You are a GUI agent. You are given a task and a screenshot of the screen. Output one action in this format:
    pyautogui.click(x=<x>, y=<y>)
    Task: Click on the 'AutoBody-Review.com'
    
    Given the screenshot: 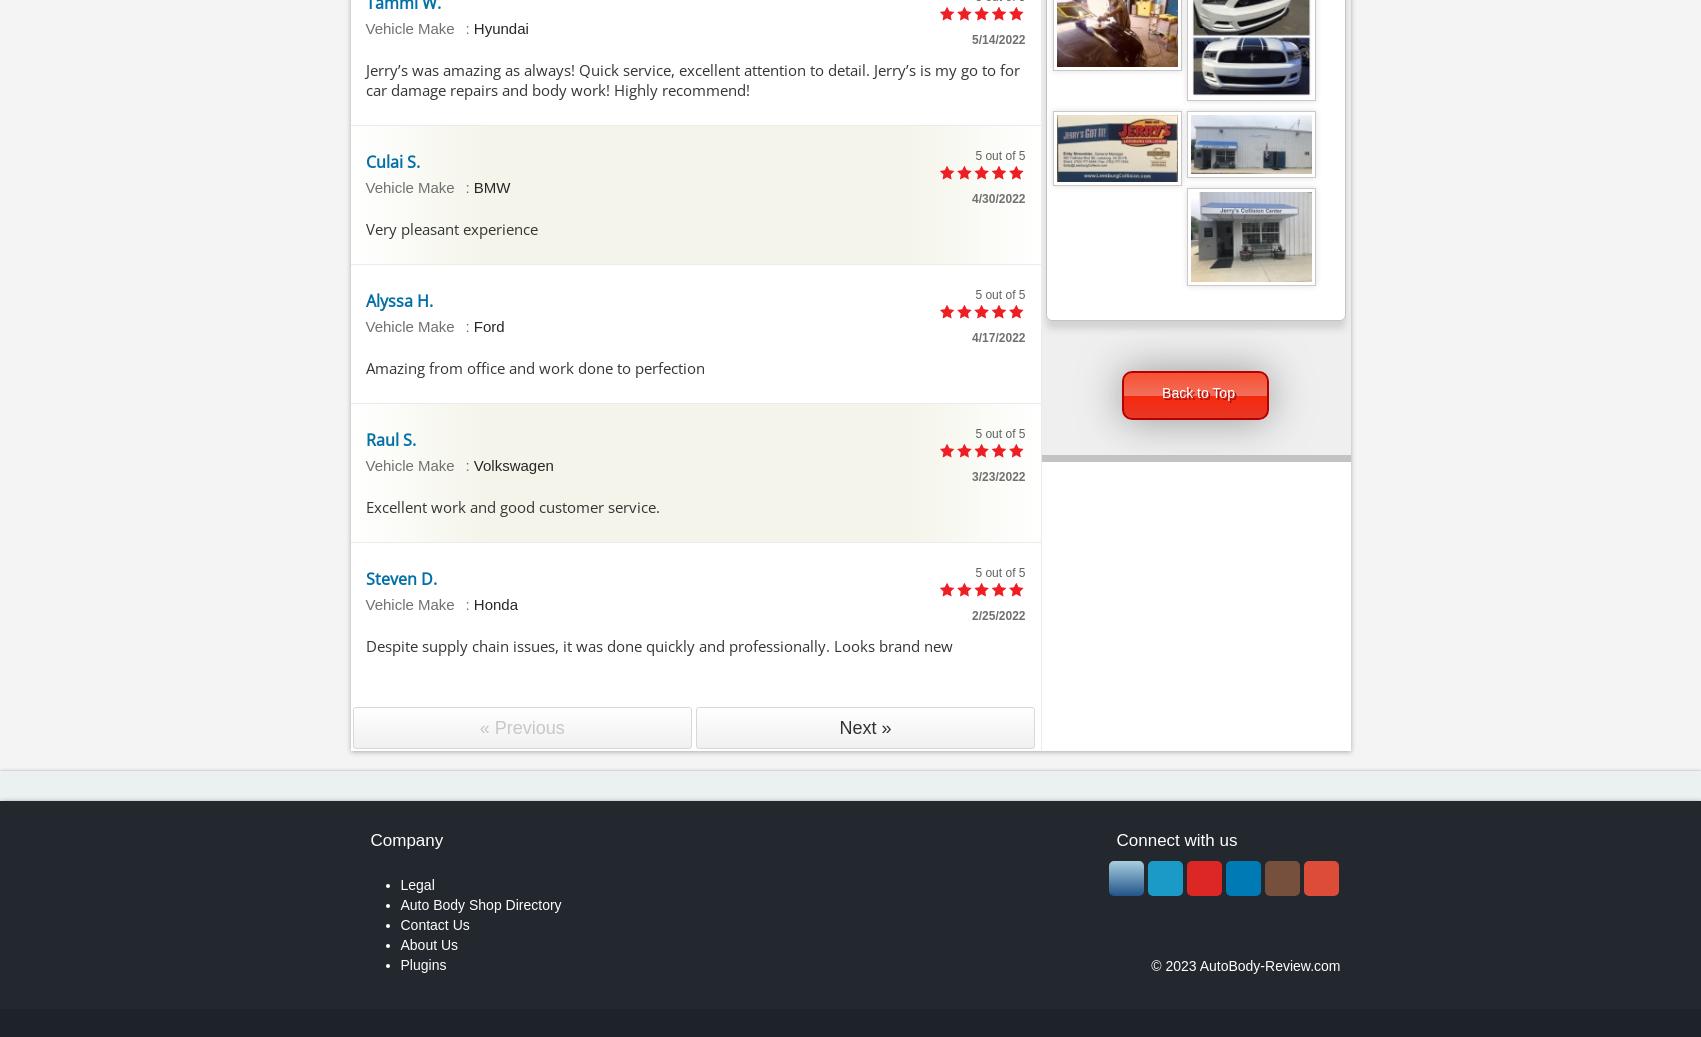 What is the action you would take?
    pyautogui.click(x=1269, y=965)
    